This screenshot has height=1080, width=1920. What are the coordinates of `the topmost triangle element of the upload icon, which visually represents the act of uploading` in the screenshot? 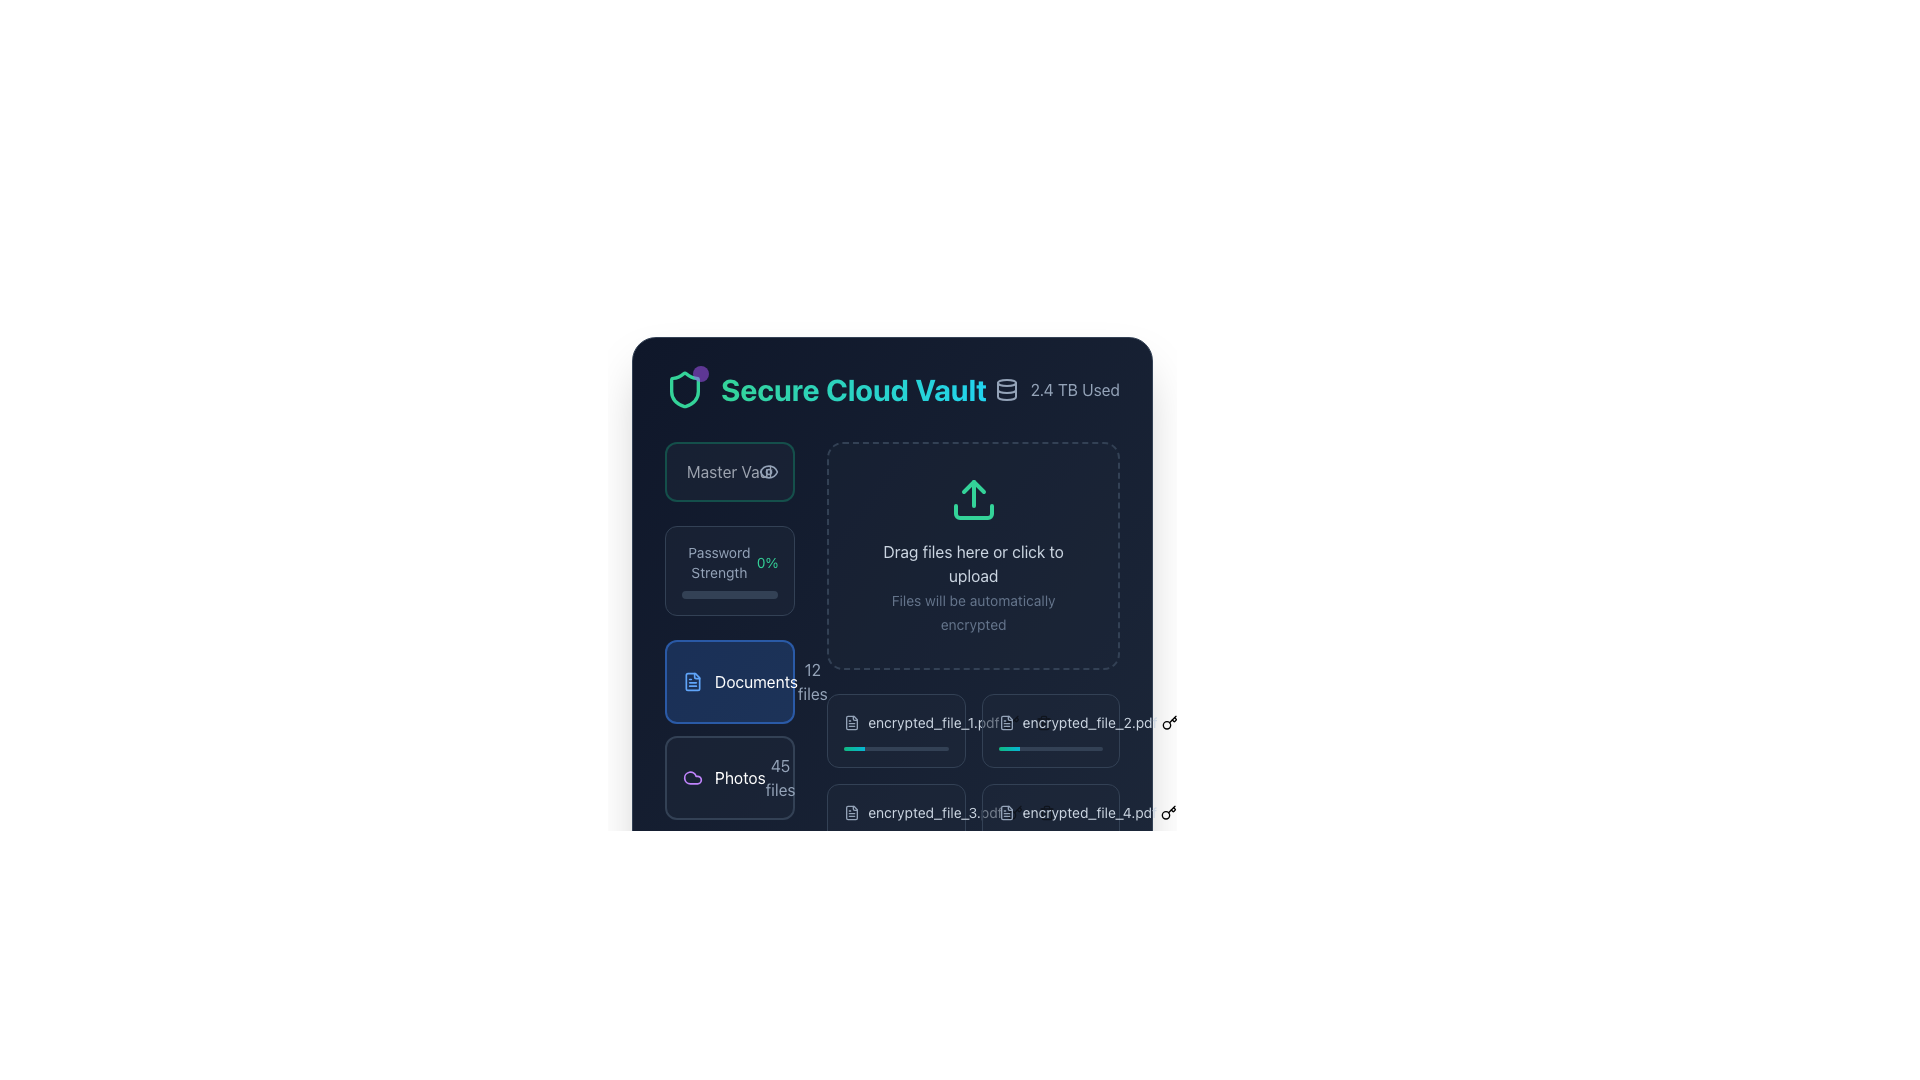 It's located at (973, 486).